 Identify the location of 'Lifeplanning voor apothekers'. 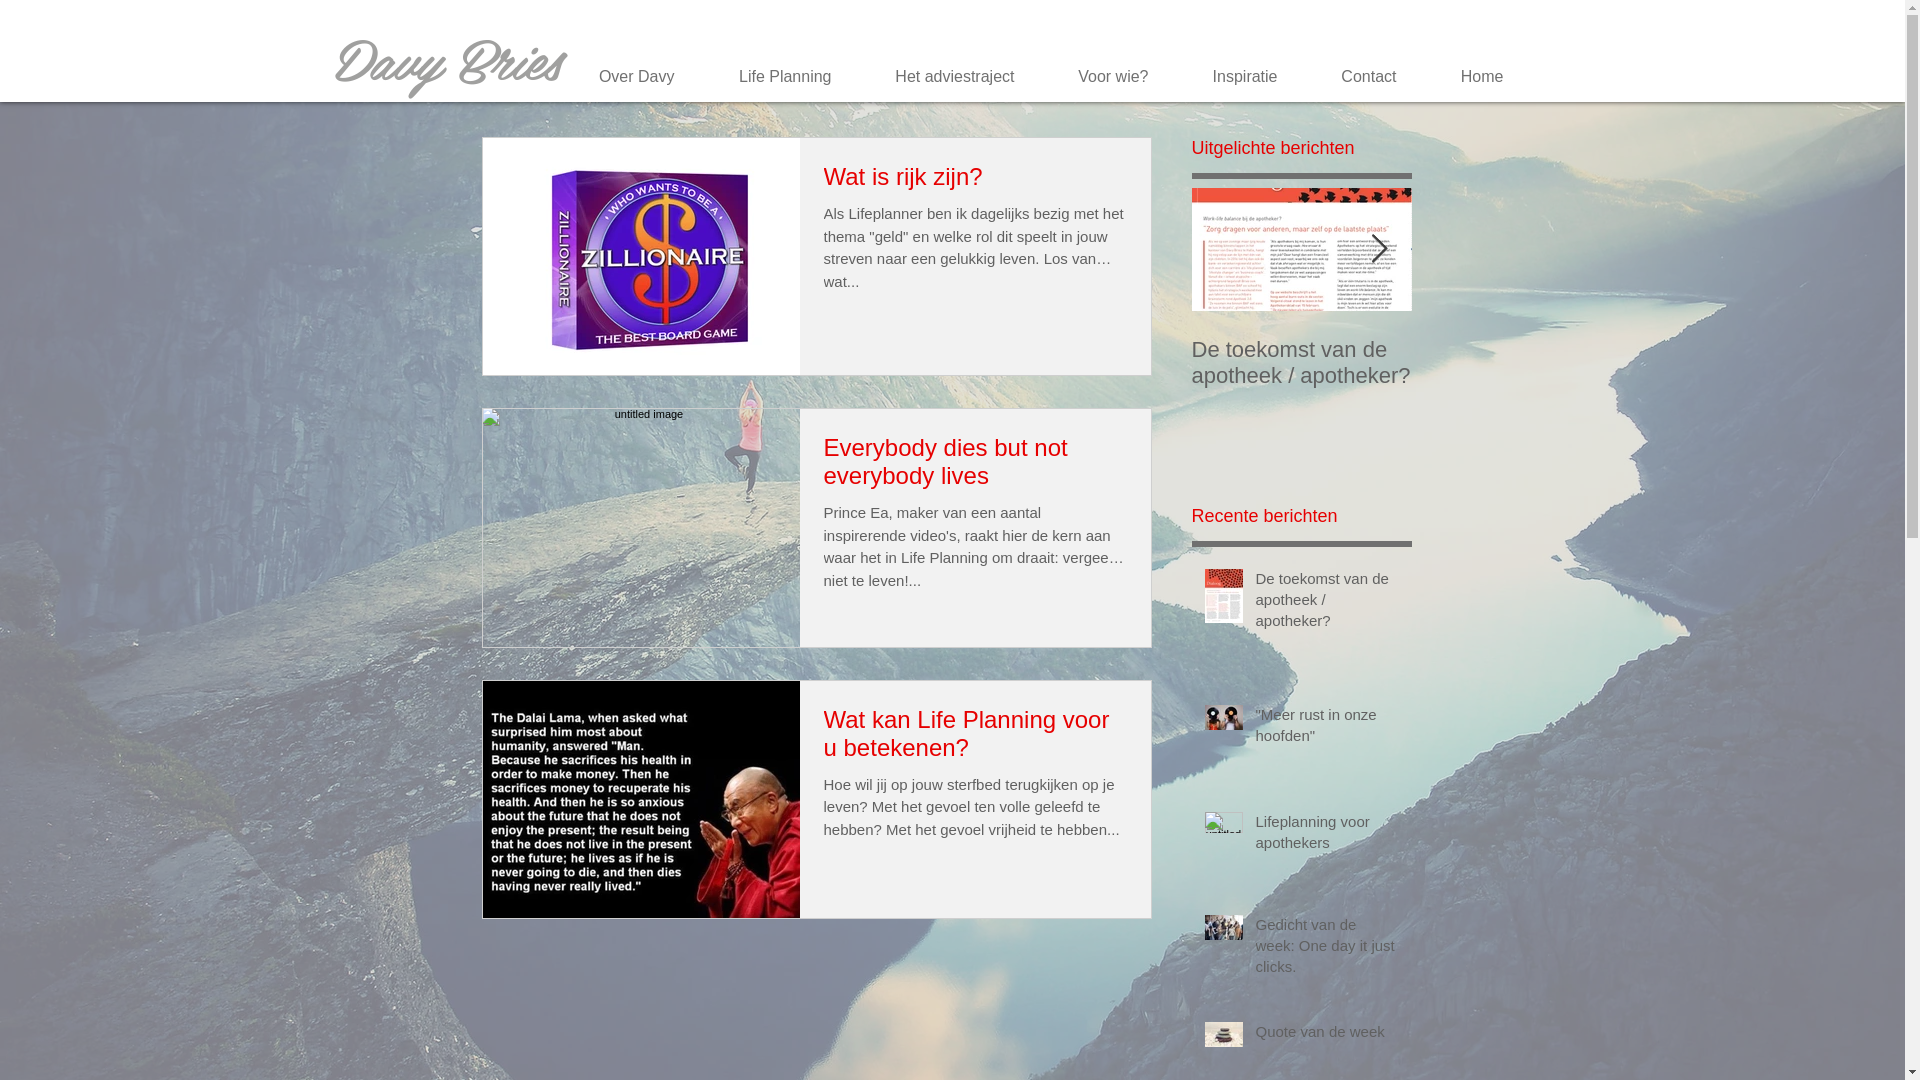
(1328, 836).